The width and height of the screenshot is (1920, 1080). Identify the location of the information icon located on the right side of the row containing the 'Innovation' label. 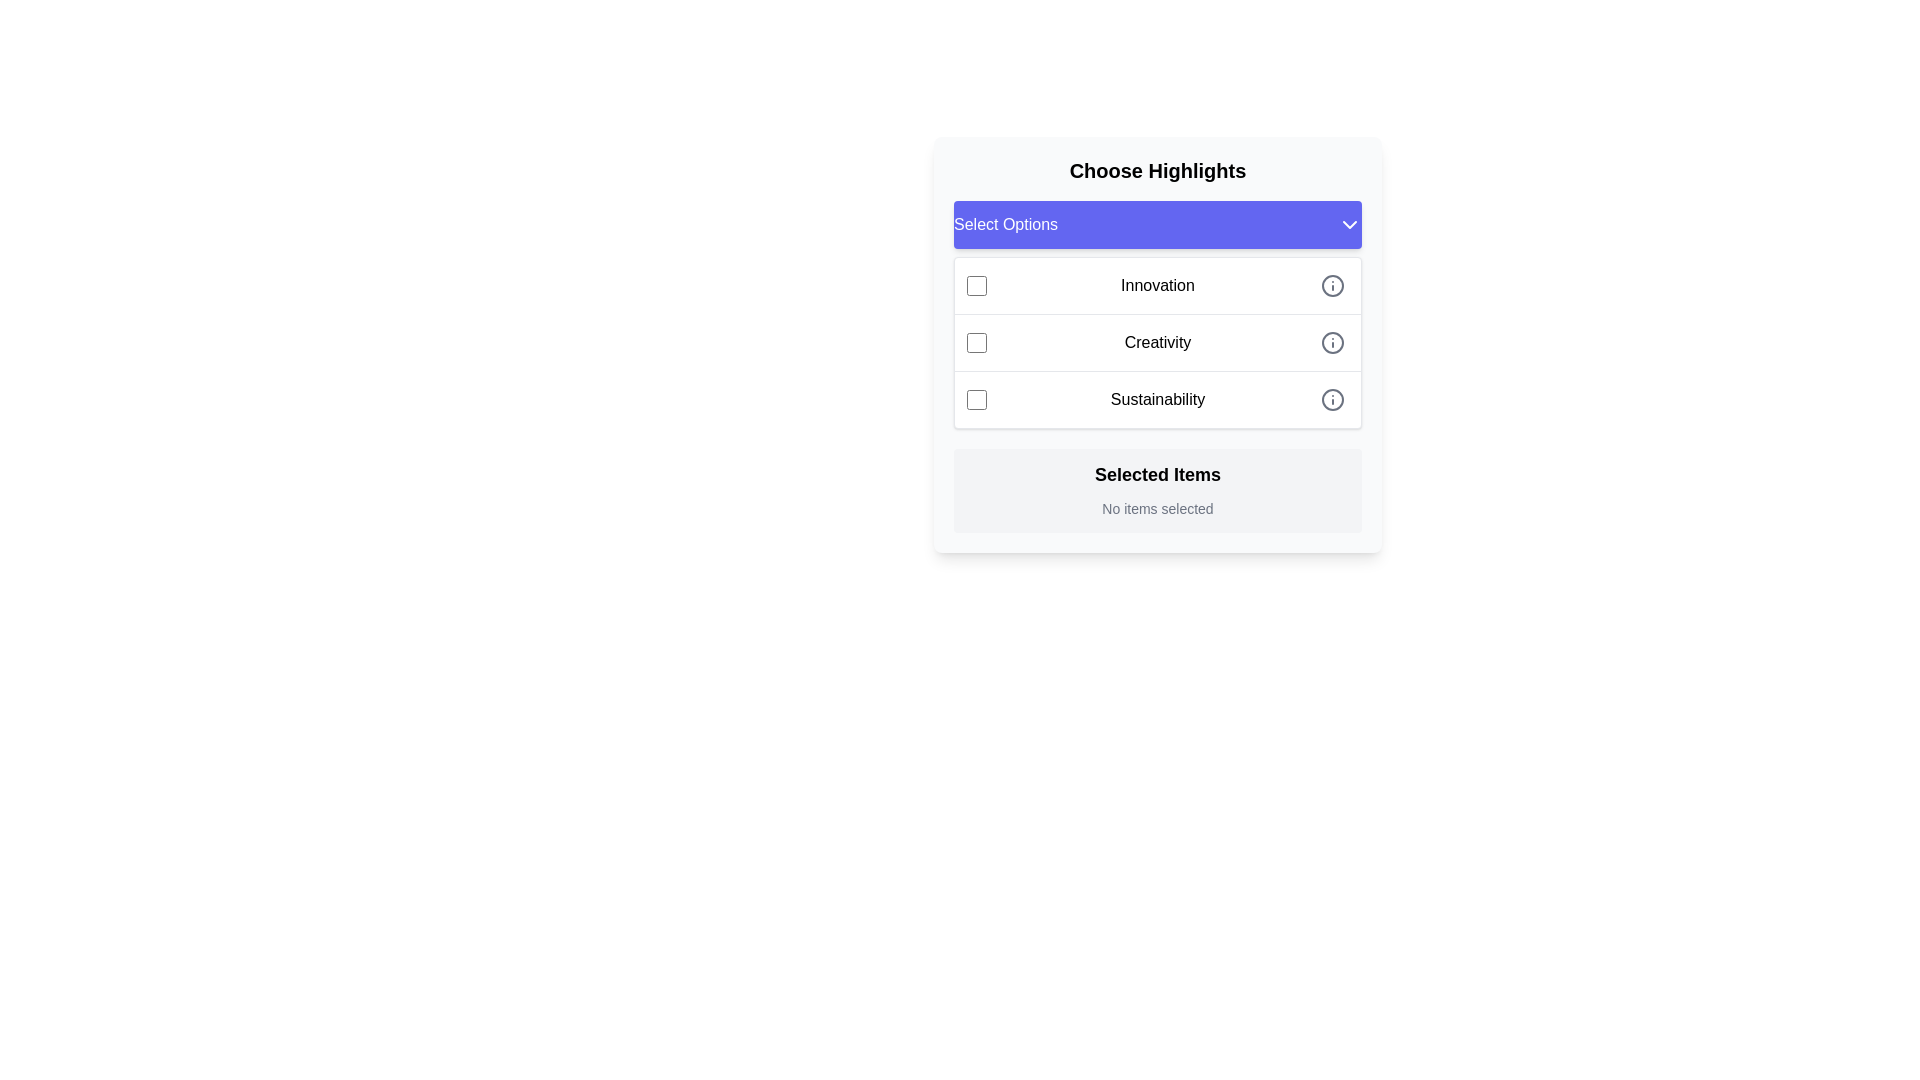
(1333, 285).